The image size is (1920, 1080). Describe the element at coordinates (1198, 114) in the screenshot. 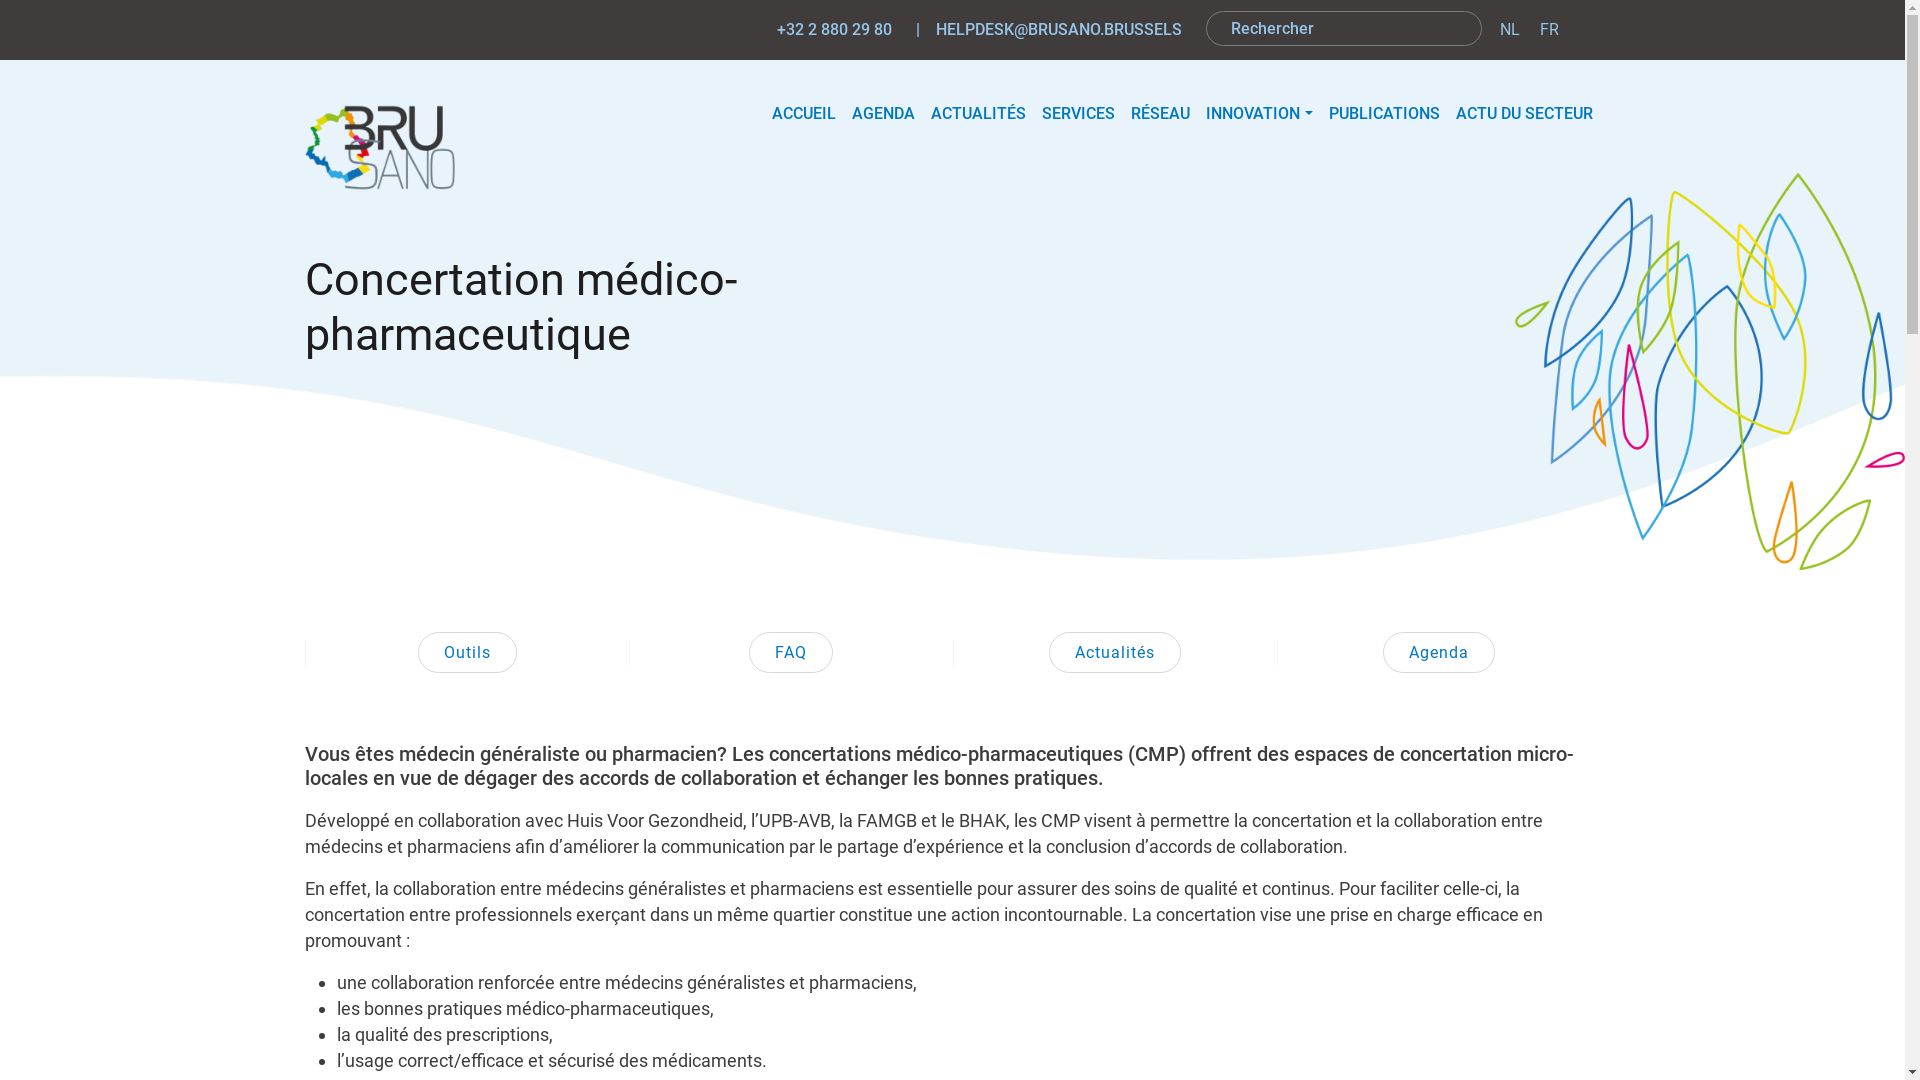

I see `'INNOVATION'` at that location.